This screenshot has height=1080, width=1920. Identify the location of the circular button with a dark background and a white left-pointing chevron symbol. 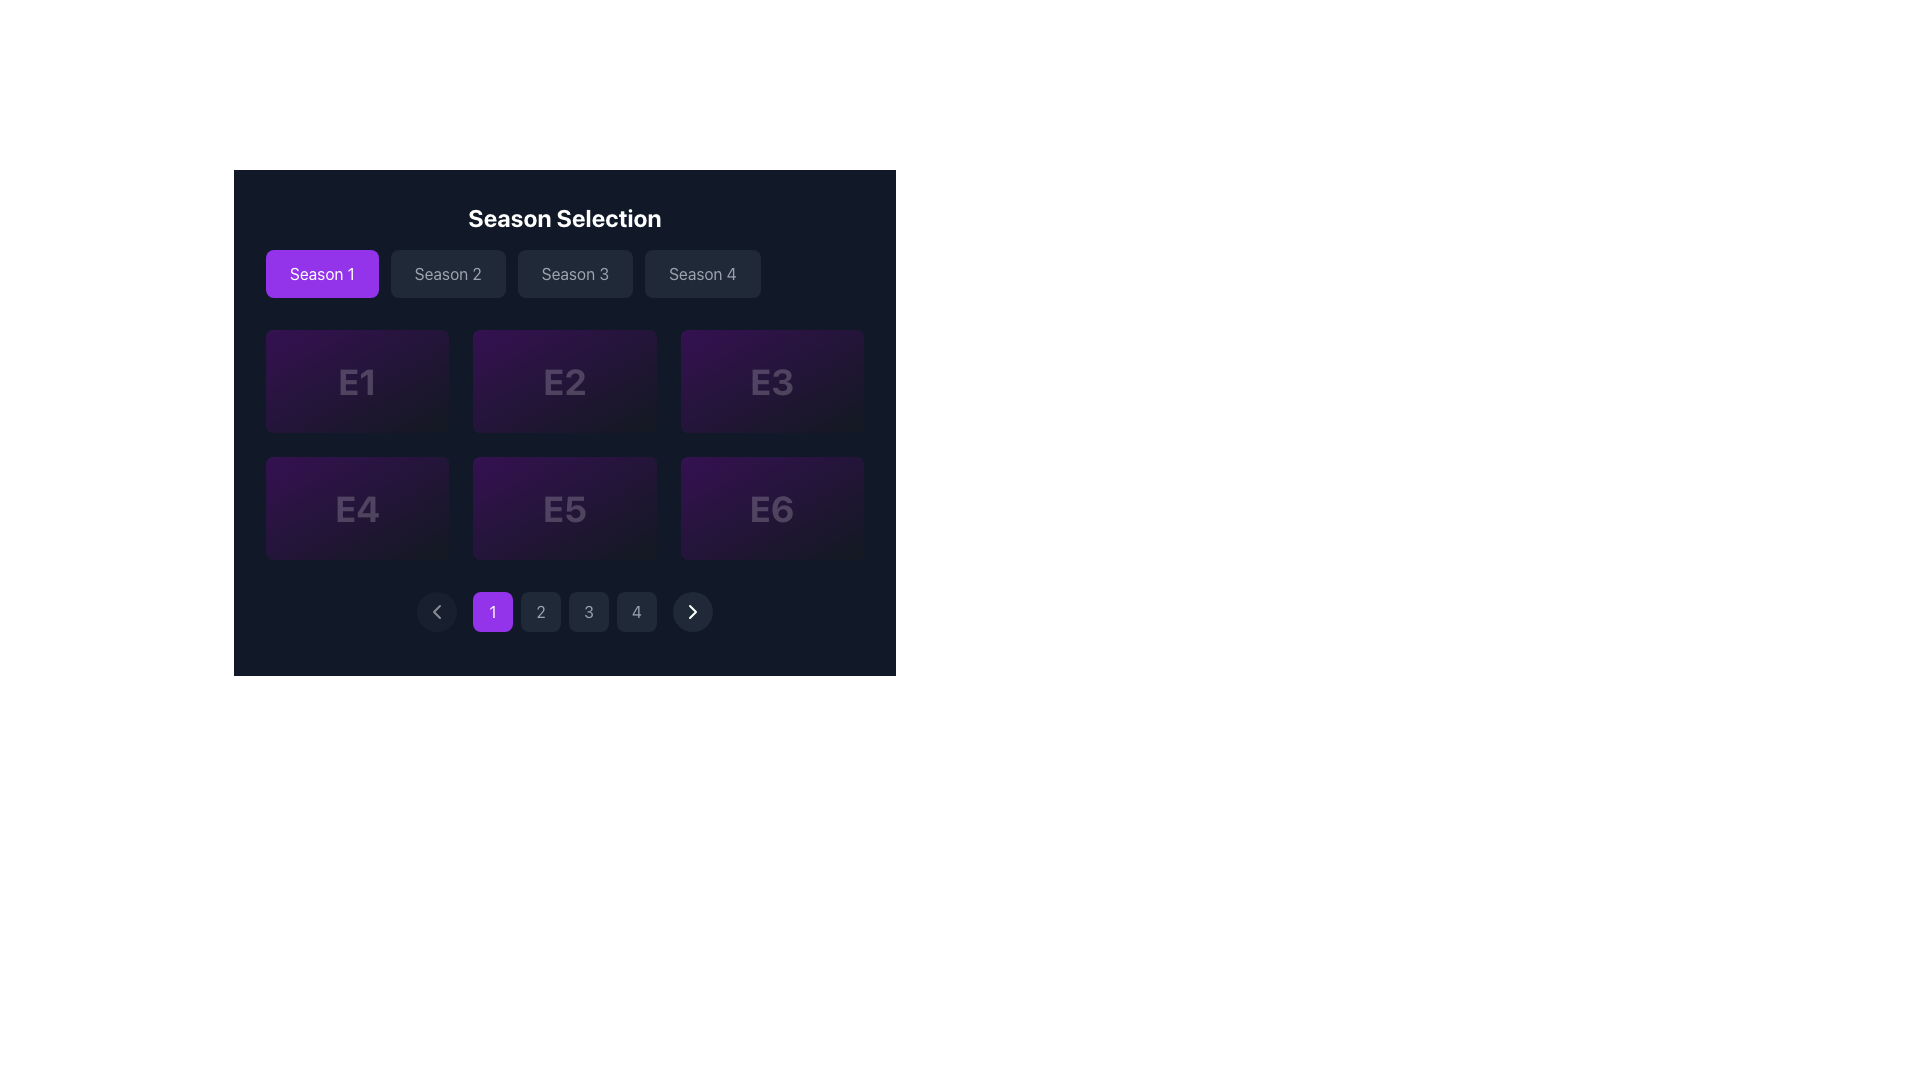
(435, 611).